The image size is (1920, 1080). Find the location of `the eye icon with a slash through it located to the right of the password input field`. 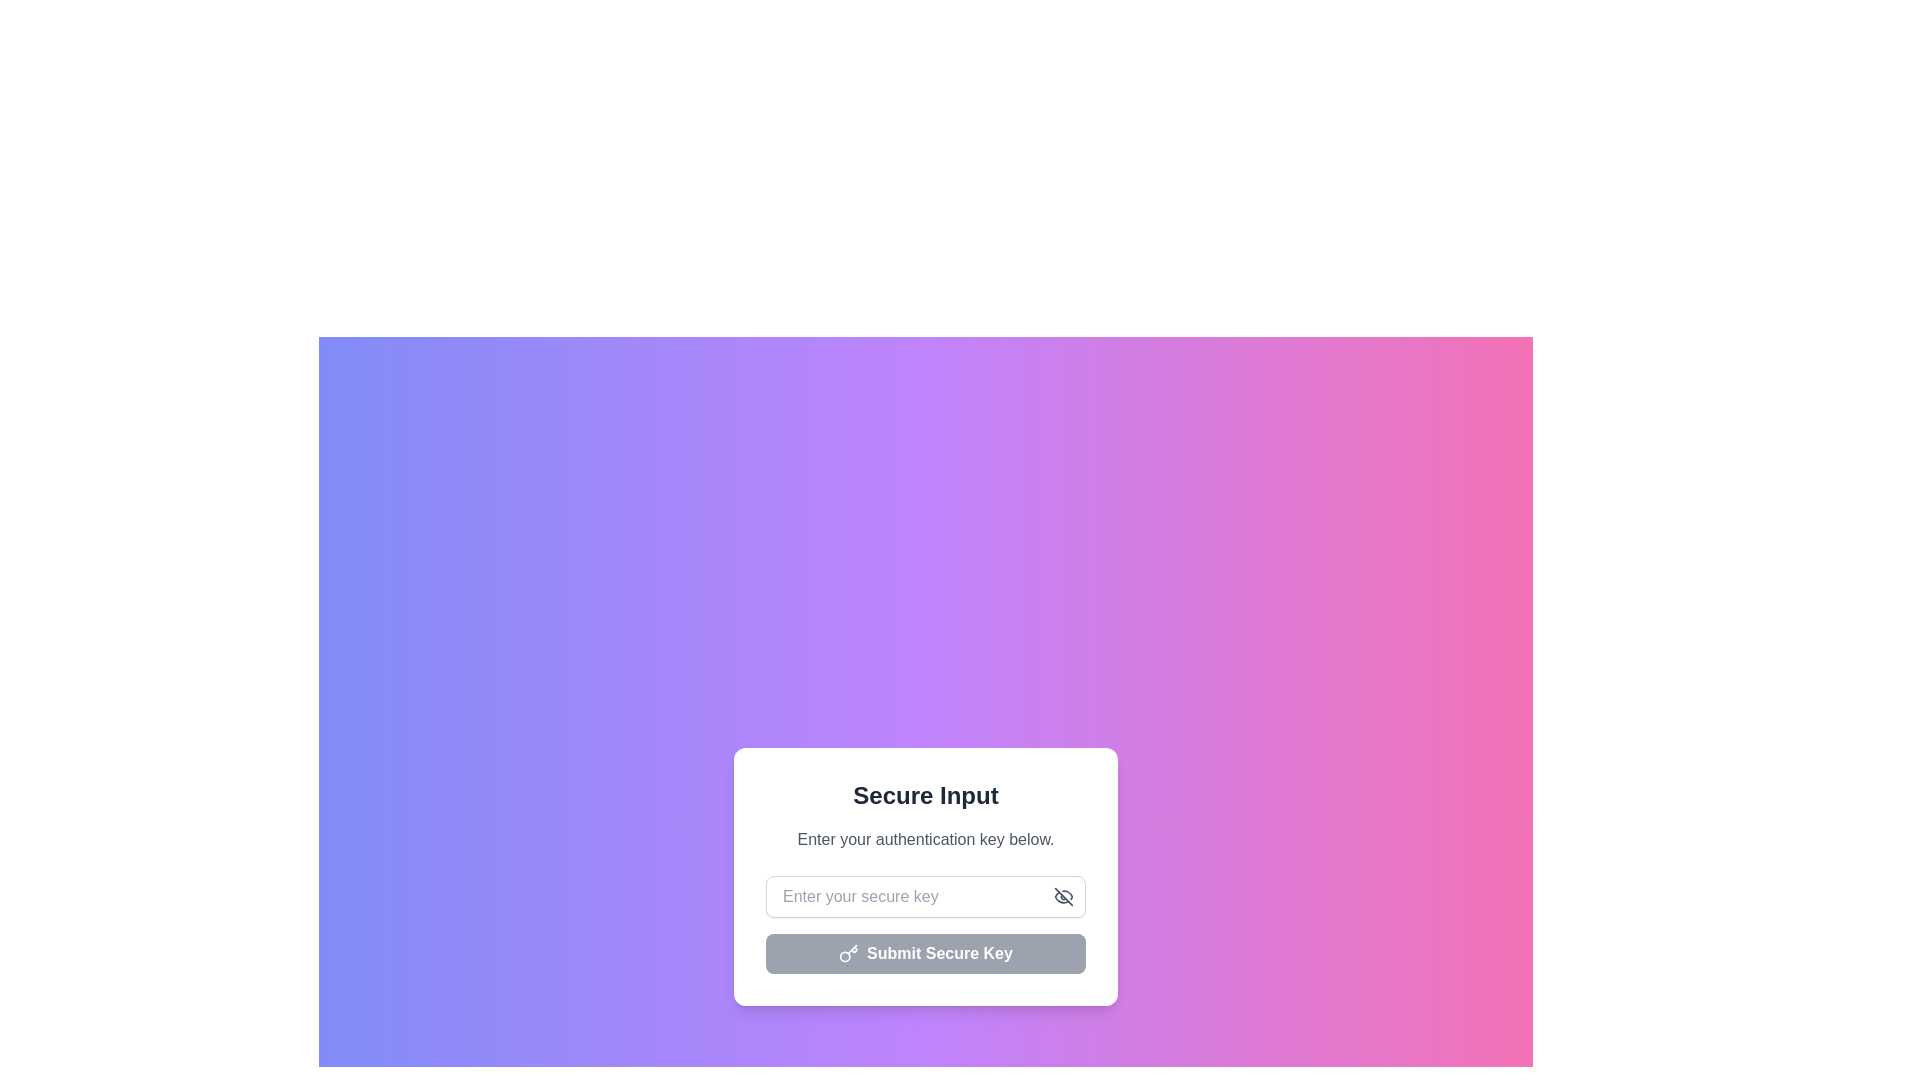

the eye icon with a slash through it located to the right of the password input field is located at coordinates (1063, 896).